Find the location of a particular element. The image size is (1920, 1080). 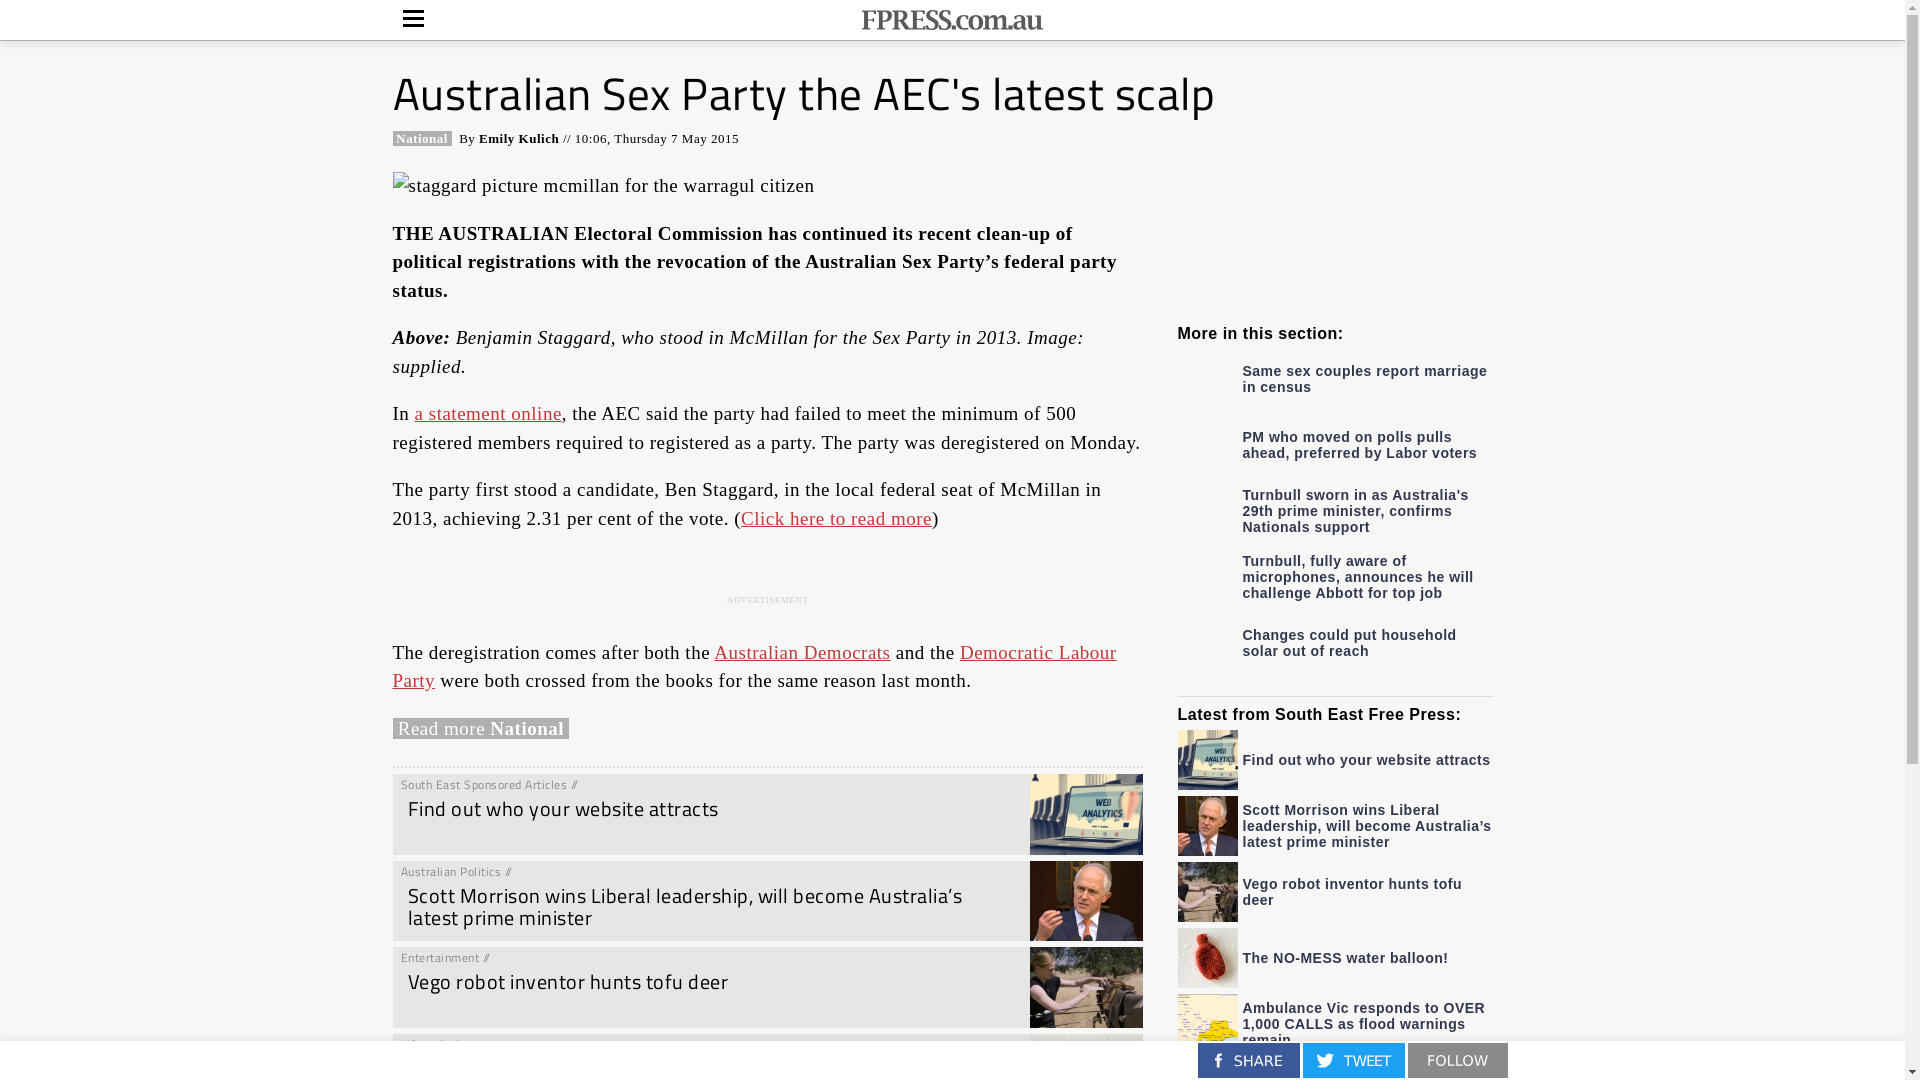

'PM who moved on polls pulls ahead, preferred by Labor voters' is located at coordinates (1335, 442).